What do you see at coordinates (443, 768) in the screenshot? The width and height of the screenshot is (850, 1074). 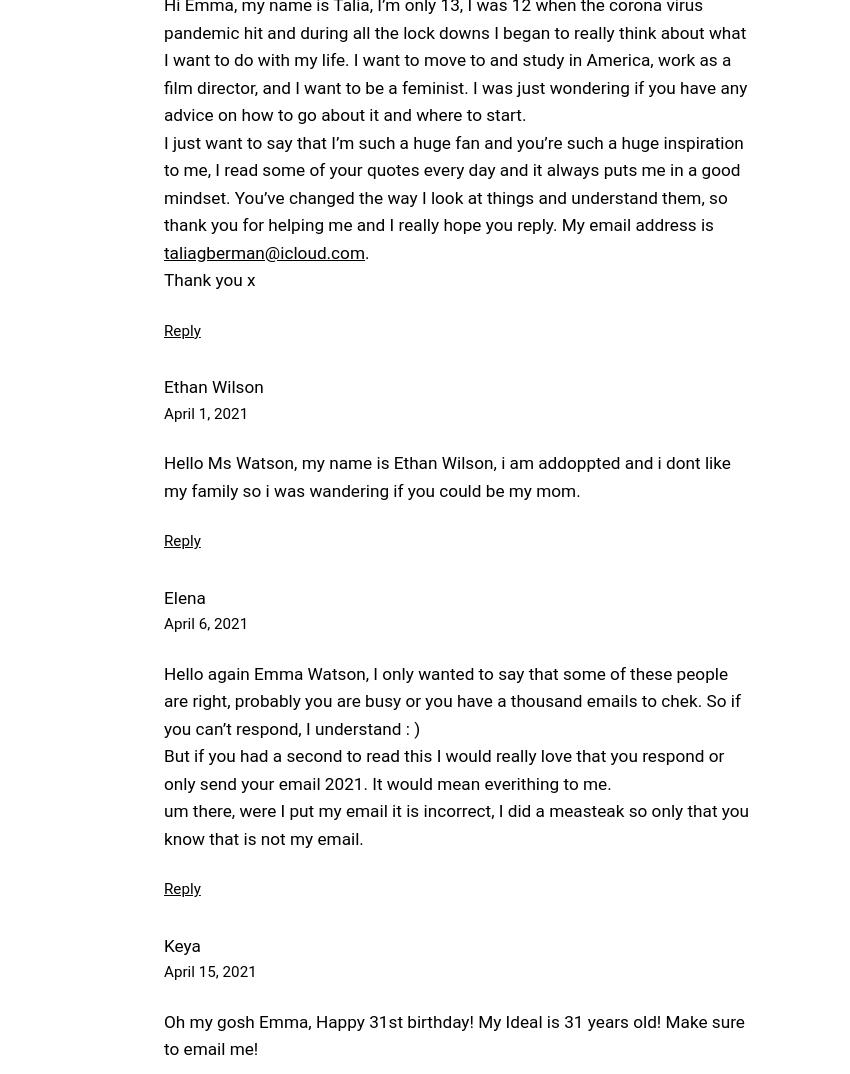 I see `'But if you had a second to read this I would really love that you respond or only send your email 2021. It would mean everithing to me.'` at bounding box center [443, 768].